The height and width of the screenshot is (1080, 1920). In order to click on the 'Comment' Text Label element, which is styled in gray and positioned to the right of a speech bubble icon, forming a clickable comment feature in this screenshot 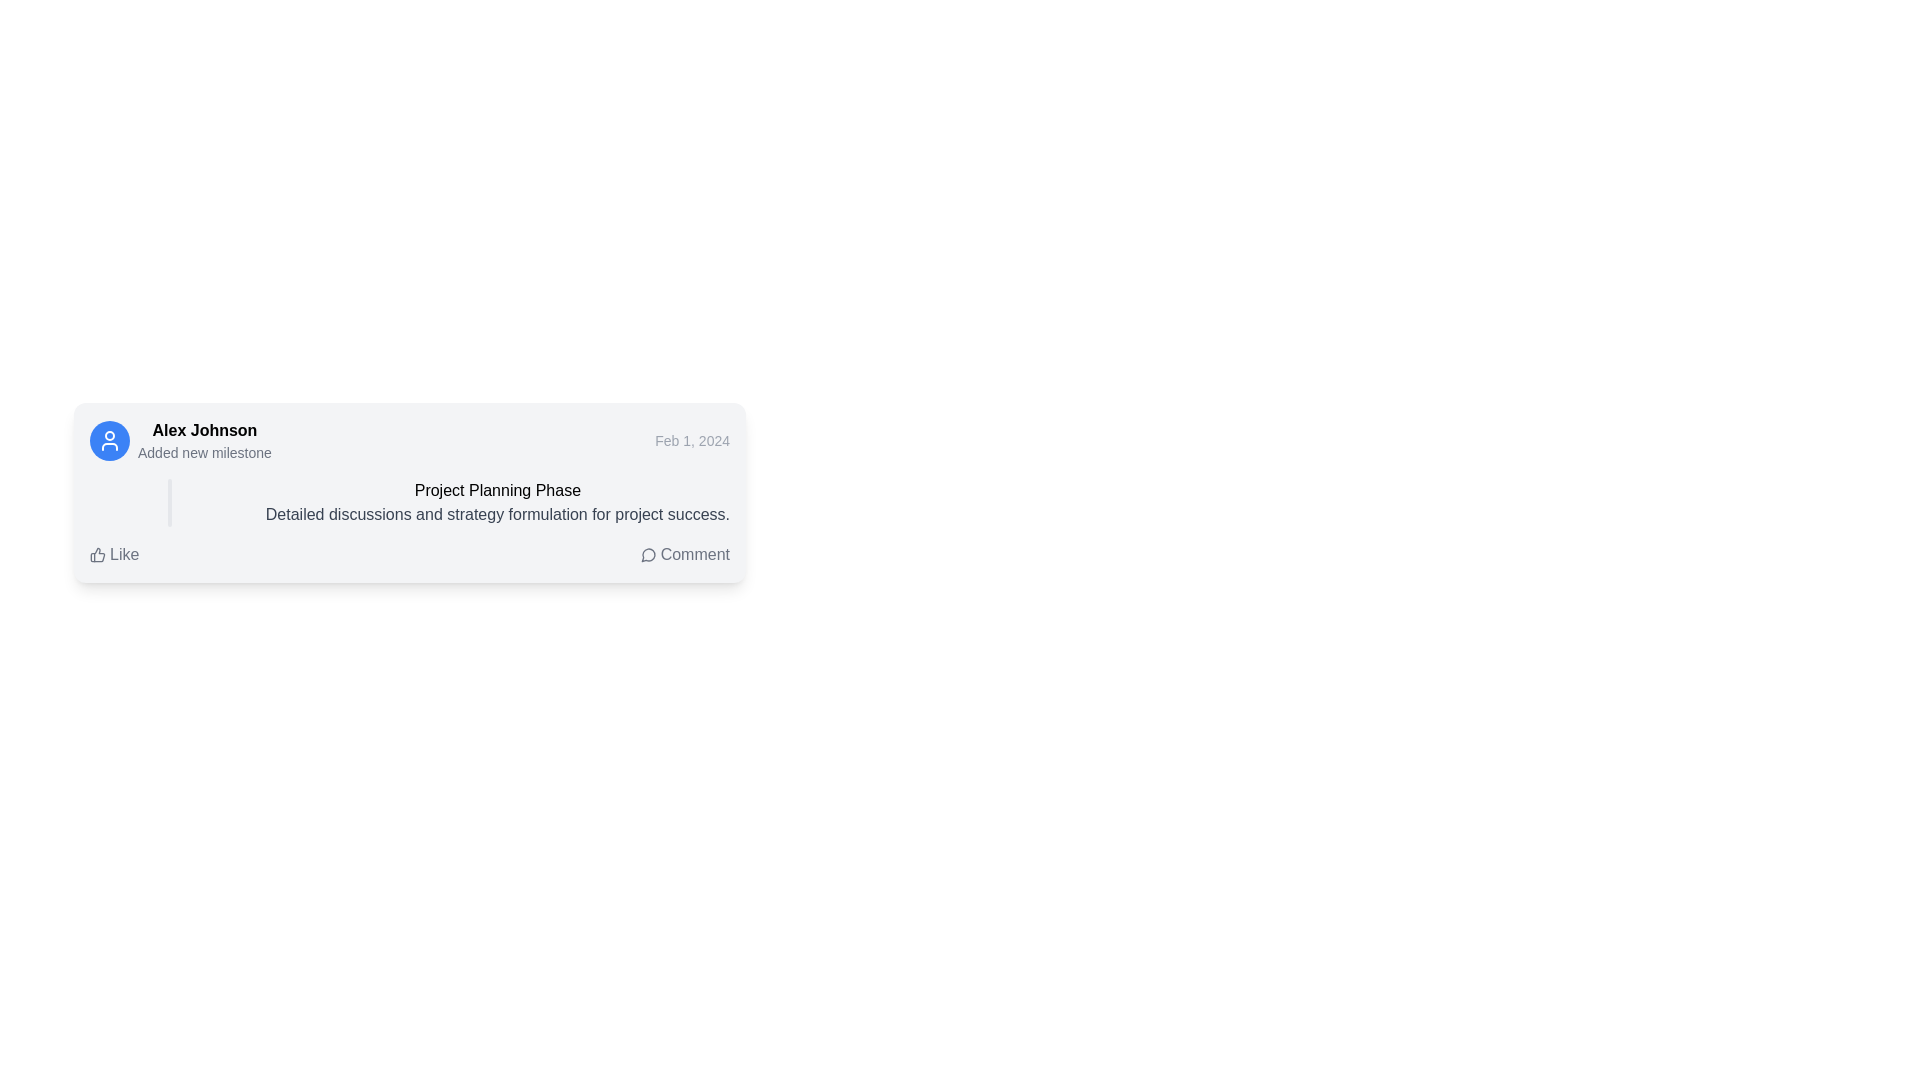, I will do `click(695, 555)`.